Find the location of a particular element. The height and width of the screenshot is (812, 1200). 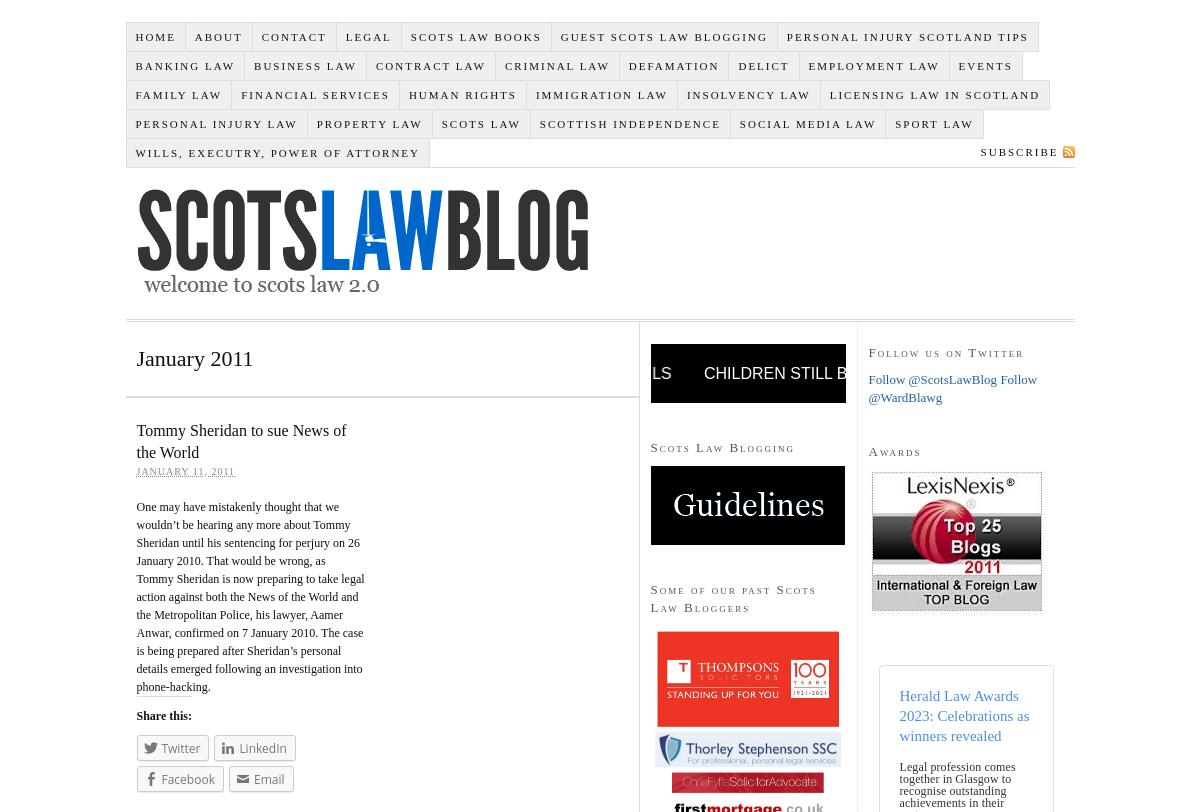

'Scots Law Books' is located at coordinates (474, 35).